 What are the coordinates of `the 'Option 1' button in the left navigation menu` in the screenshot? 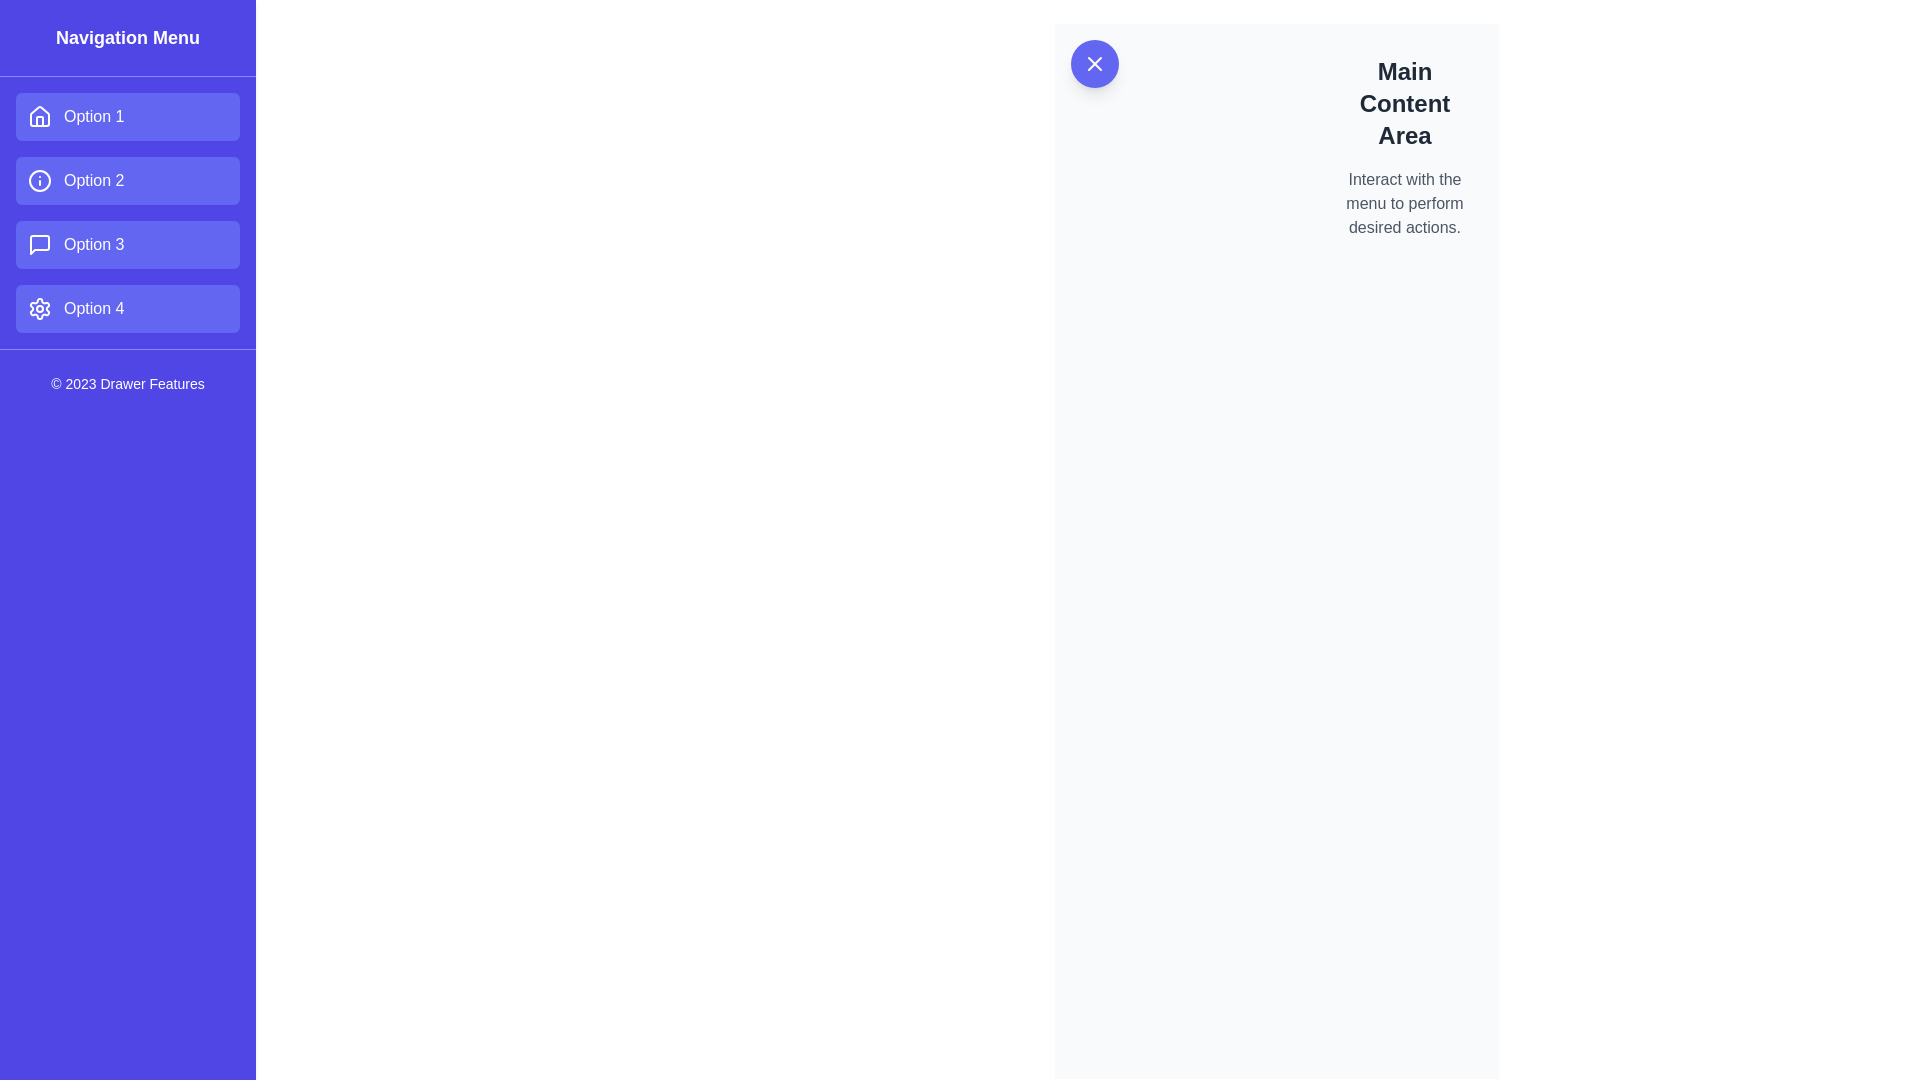 It's located at (127, 116).